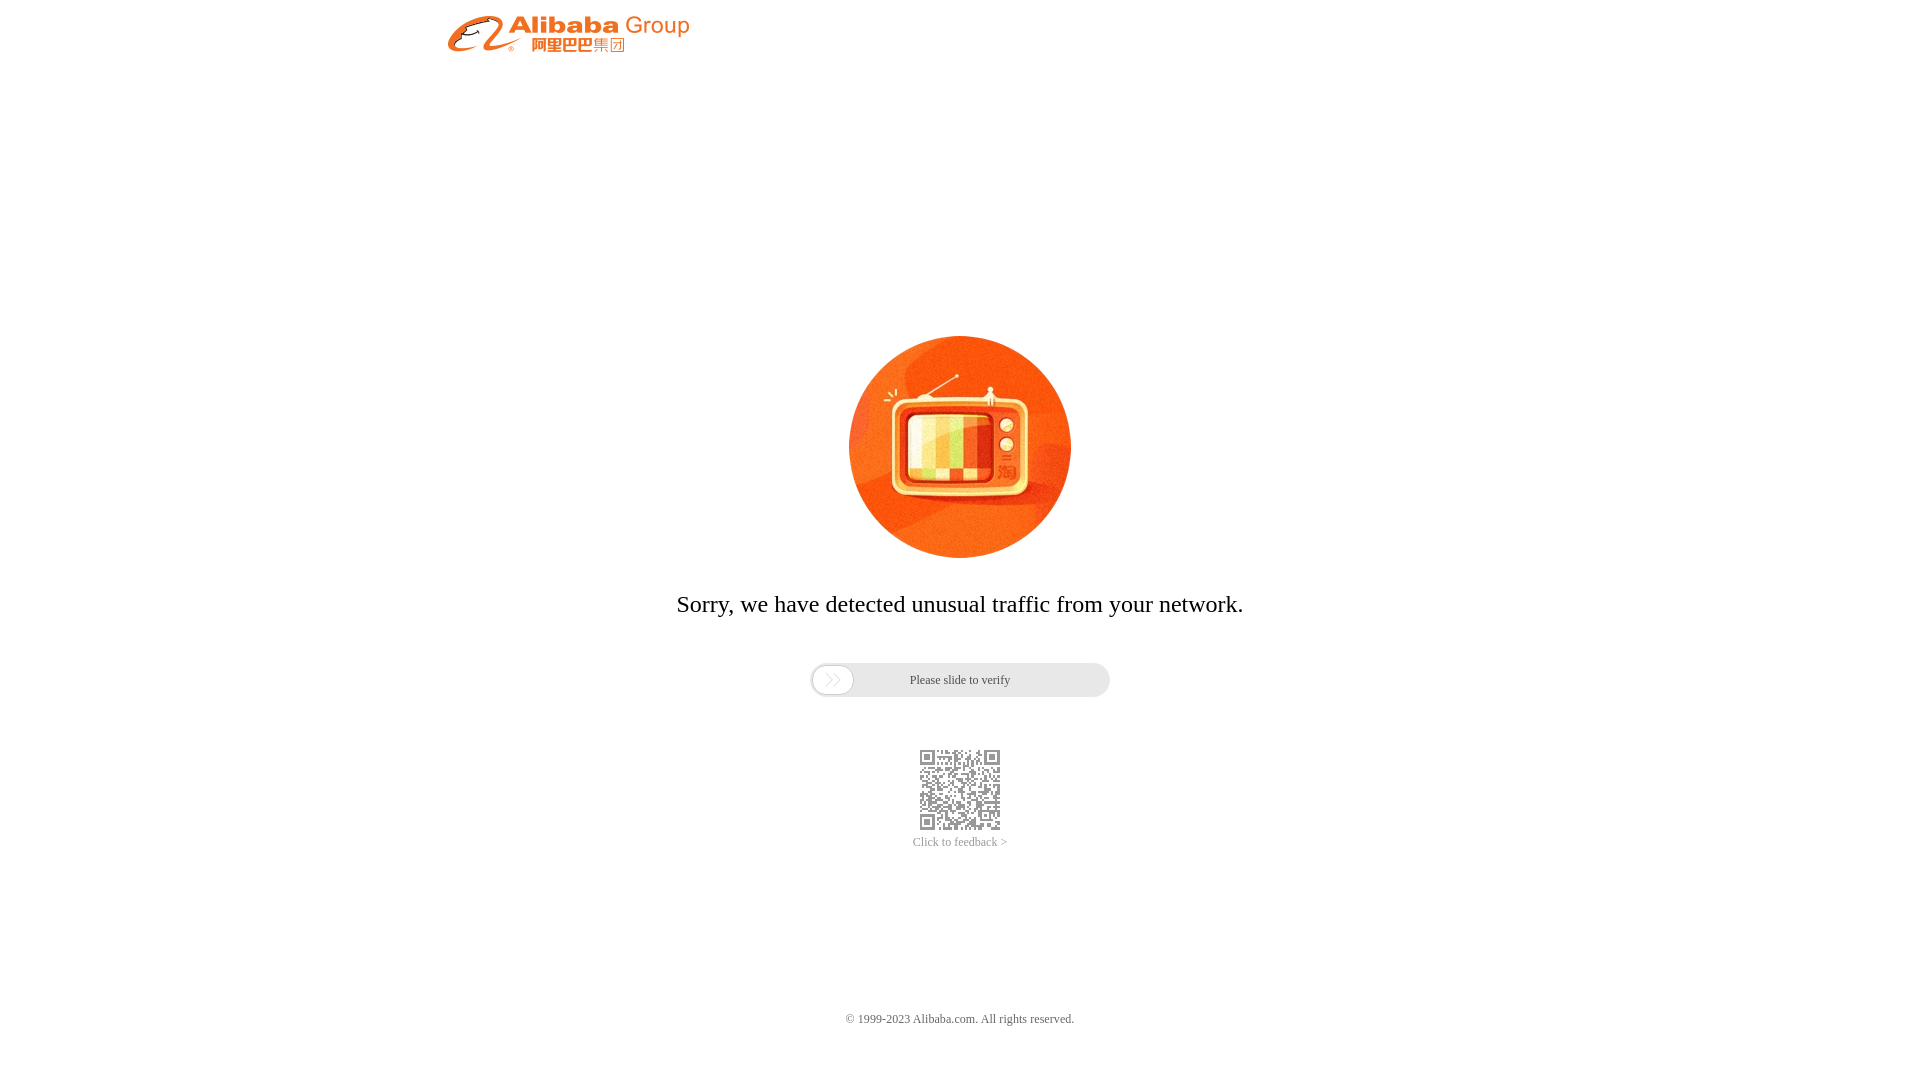 This screenshot has height=1080, width=1920. What do you see at coordinates (960, 842) in the screenshot?
I see `'Click to feedback >'` at bounding box center [960, 842].